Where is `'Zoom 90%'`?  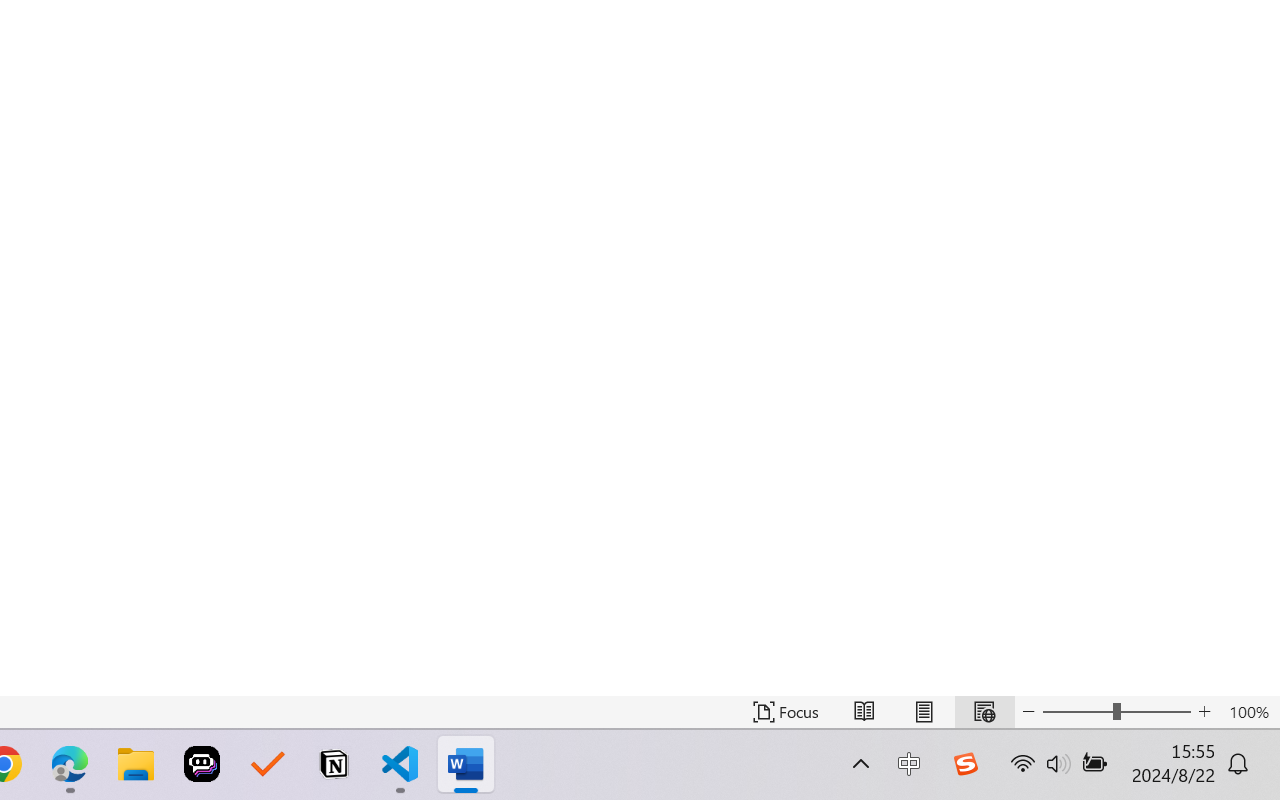 'Zoom 90%' is located at coordinates (1233, 743).